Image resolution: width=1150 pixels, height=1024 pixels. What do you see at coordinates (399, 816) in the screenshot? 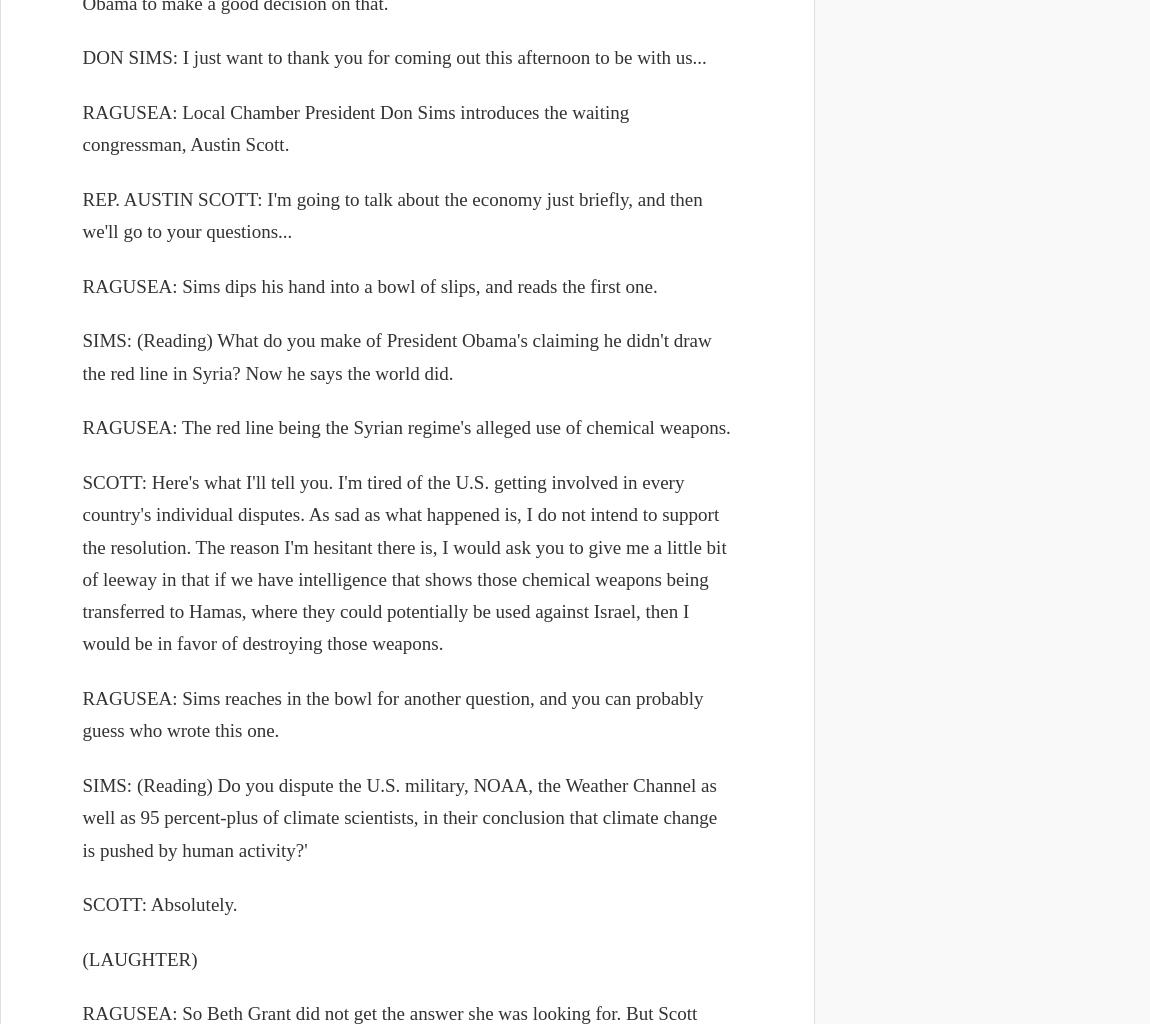
I see `'SIMS: (Reading) Do you dispute the U.S. military, NOAA, the Weather Channel as well as 95 percent-plus of climate scientists, in their conclusion that climate change is pushed by human activity?''` at bounding box center [399, 816].